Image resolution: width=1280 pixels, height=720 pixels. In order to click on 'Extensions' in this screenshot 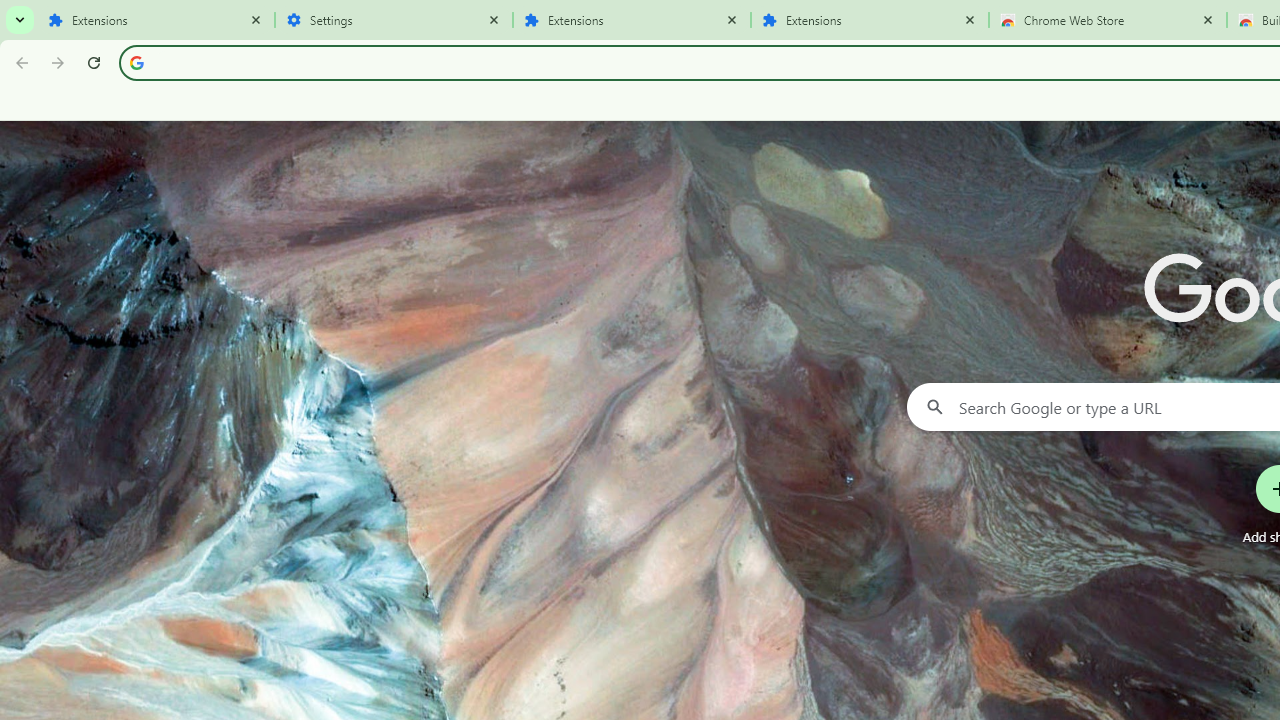, I will do `click(870, 20)`.